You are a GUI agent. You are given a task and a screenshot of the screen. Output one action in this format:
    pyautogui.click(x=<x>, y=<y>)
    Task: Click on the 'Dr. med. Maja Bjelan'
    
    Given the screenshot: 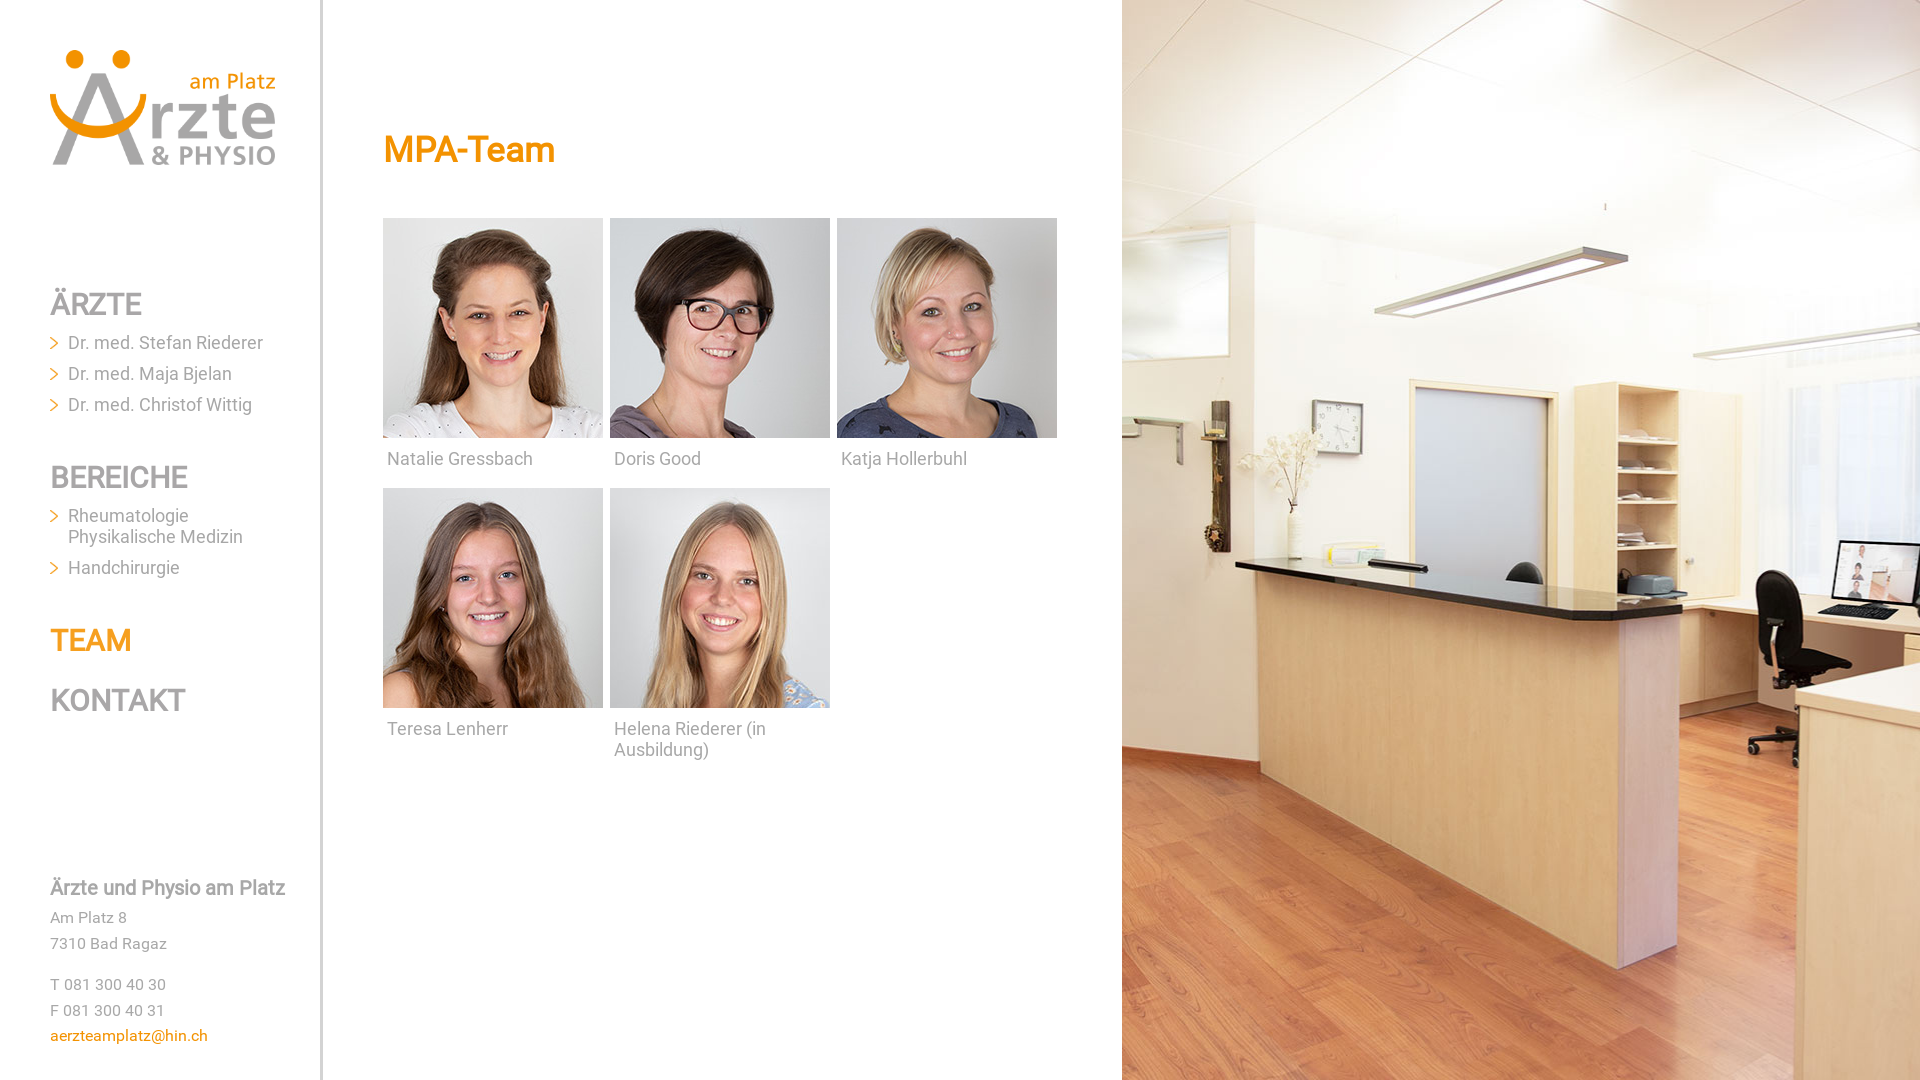 What is the action you would take?
    pyautogui.click(x=148, y=373)
    